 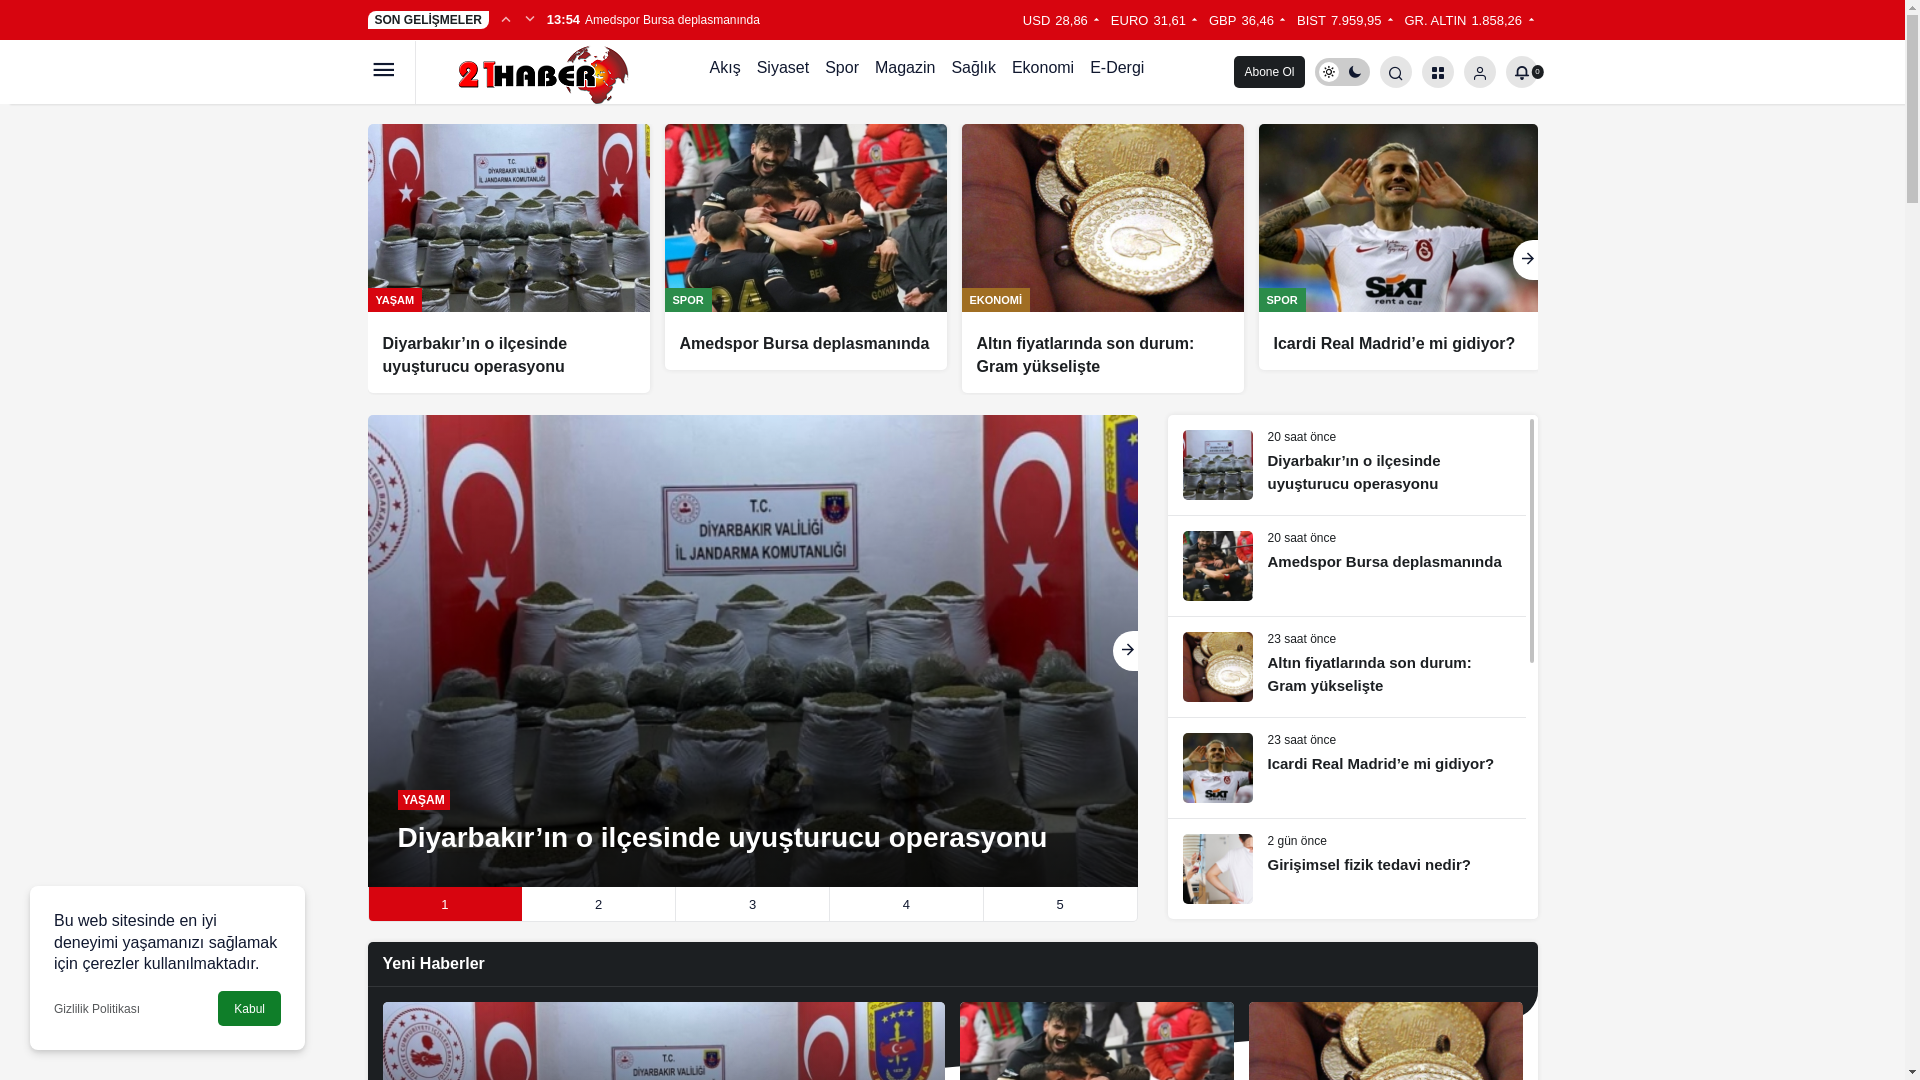 What do you see at coordinates (1267, 71) in the screenshot?
I see `'Abone Ol'` at bounding box center [1267, 71].